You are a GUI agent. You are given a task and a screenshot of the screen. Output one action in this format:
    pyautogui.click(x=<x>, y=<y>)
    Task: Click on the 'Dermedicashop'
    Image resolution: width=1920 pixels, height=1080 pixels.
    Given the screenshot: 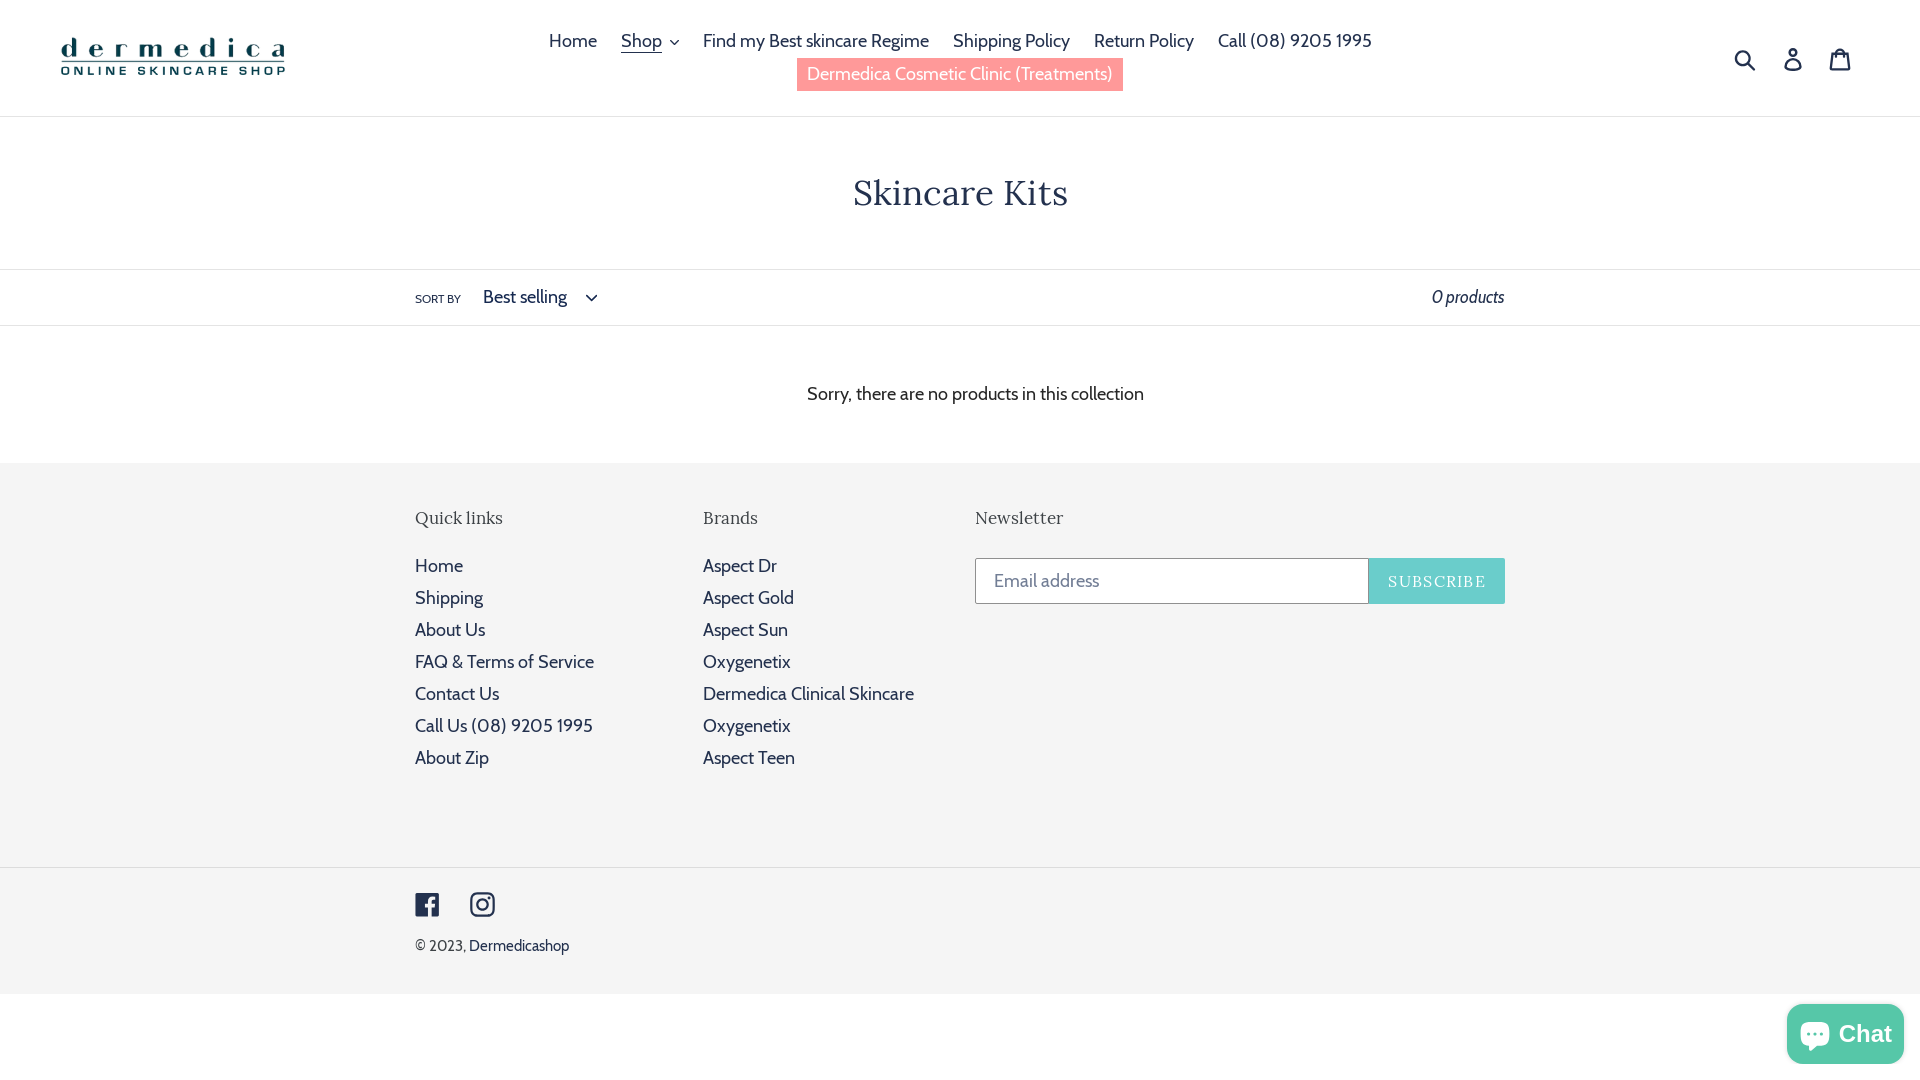 What is the action you would take?
    pyautogui.click(x=518, y=945)
    